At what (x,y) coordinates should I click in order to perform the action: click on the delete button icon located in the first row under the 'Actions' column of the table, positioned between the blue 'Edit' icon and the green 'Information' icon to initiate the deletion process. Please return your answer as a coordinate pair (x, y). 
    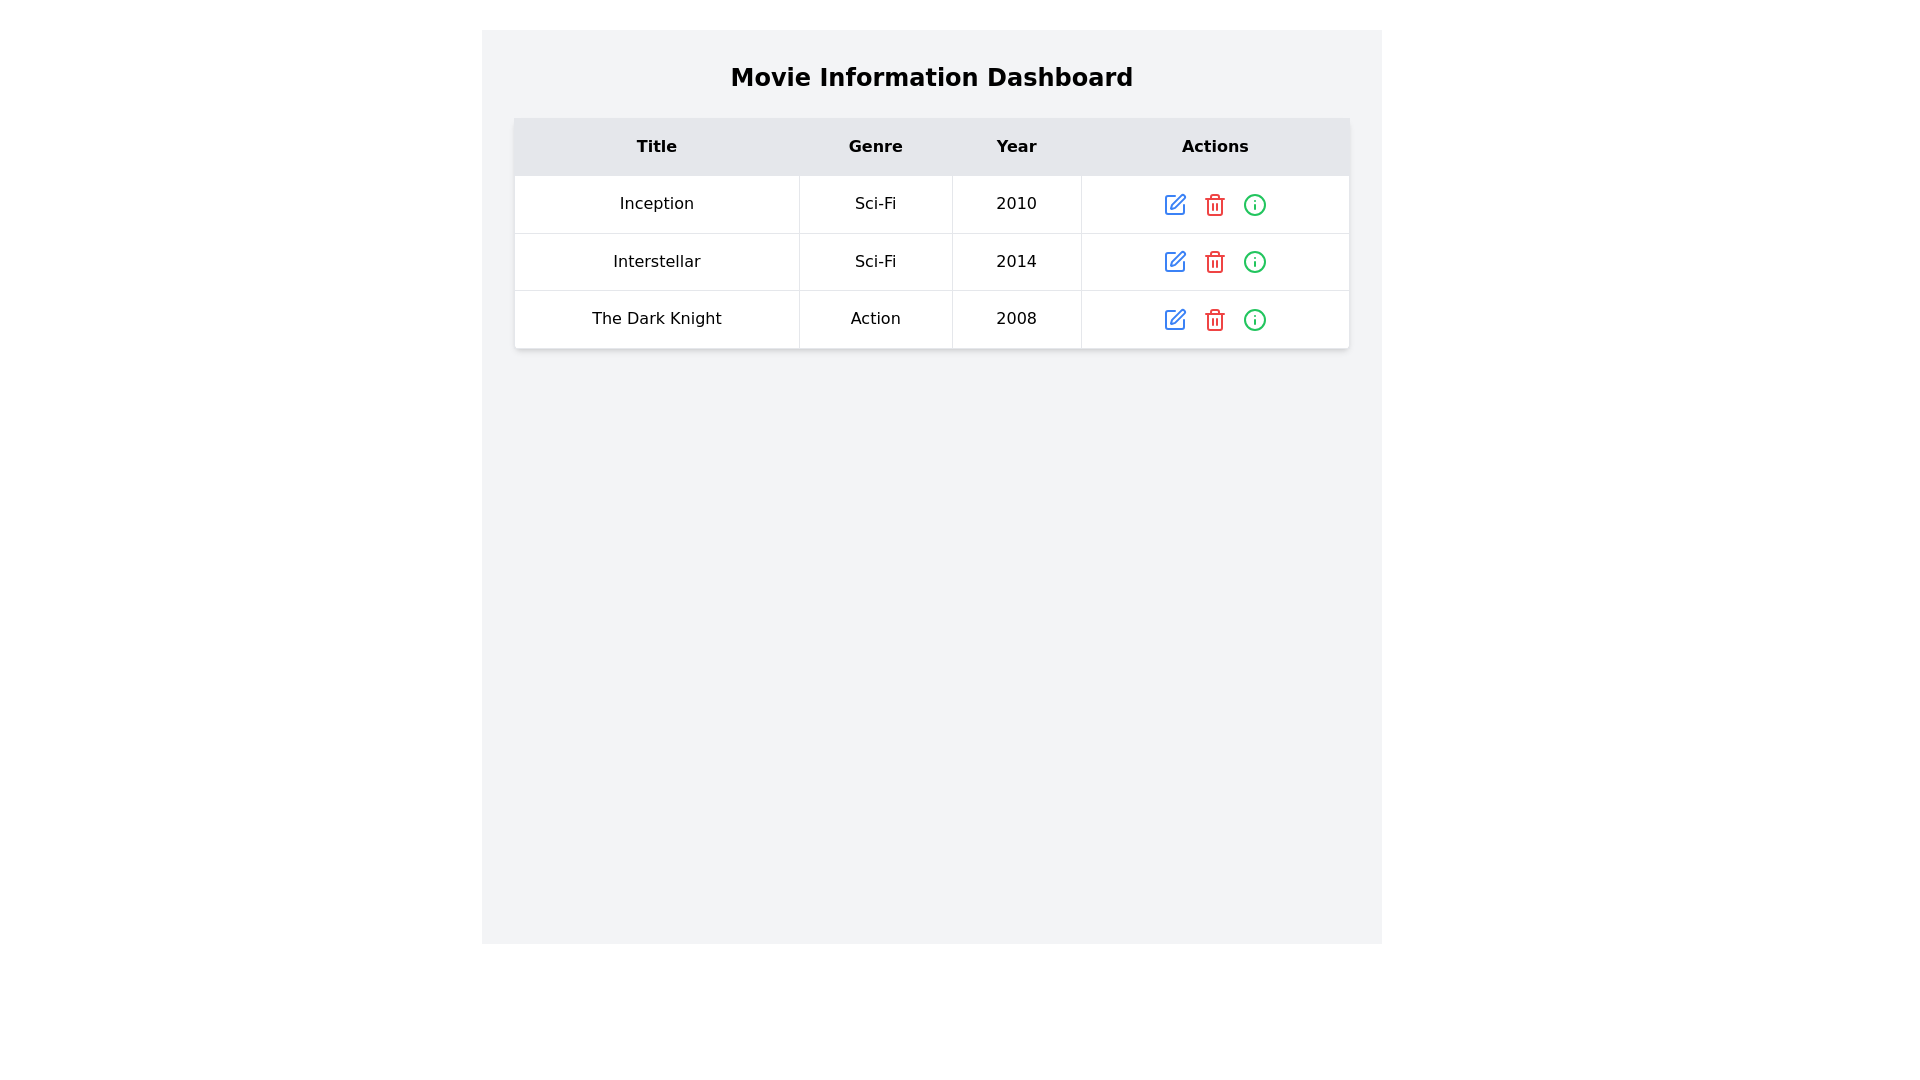
    Looking at the image, I should click on (1214, 204).